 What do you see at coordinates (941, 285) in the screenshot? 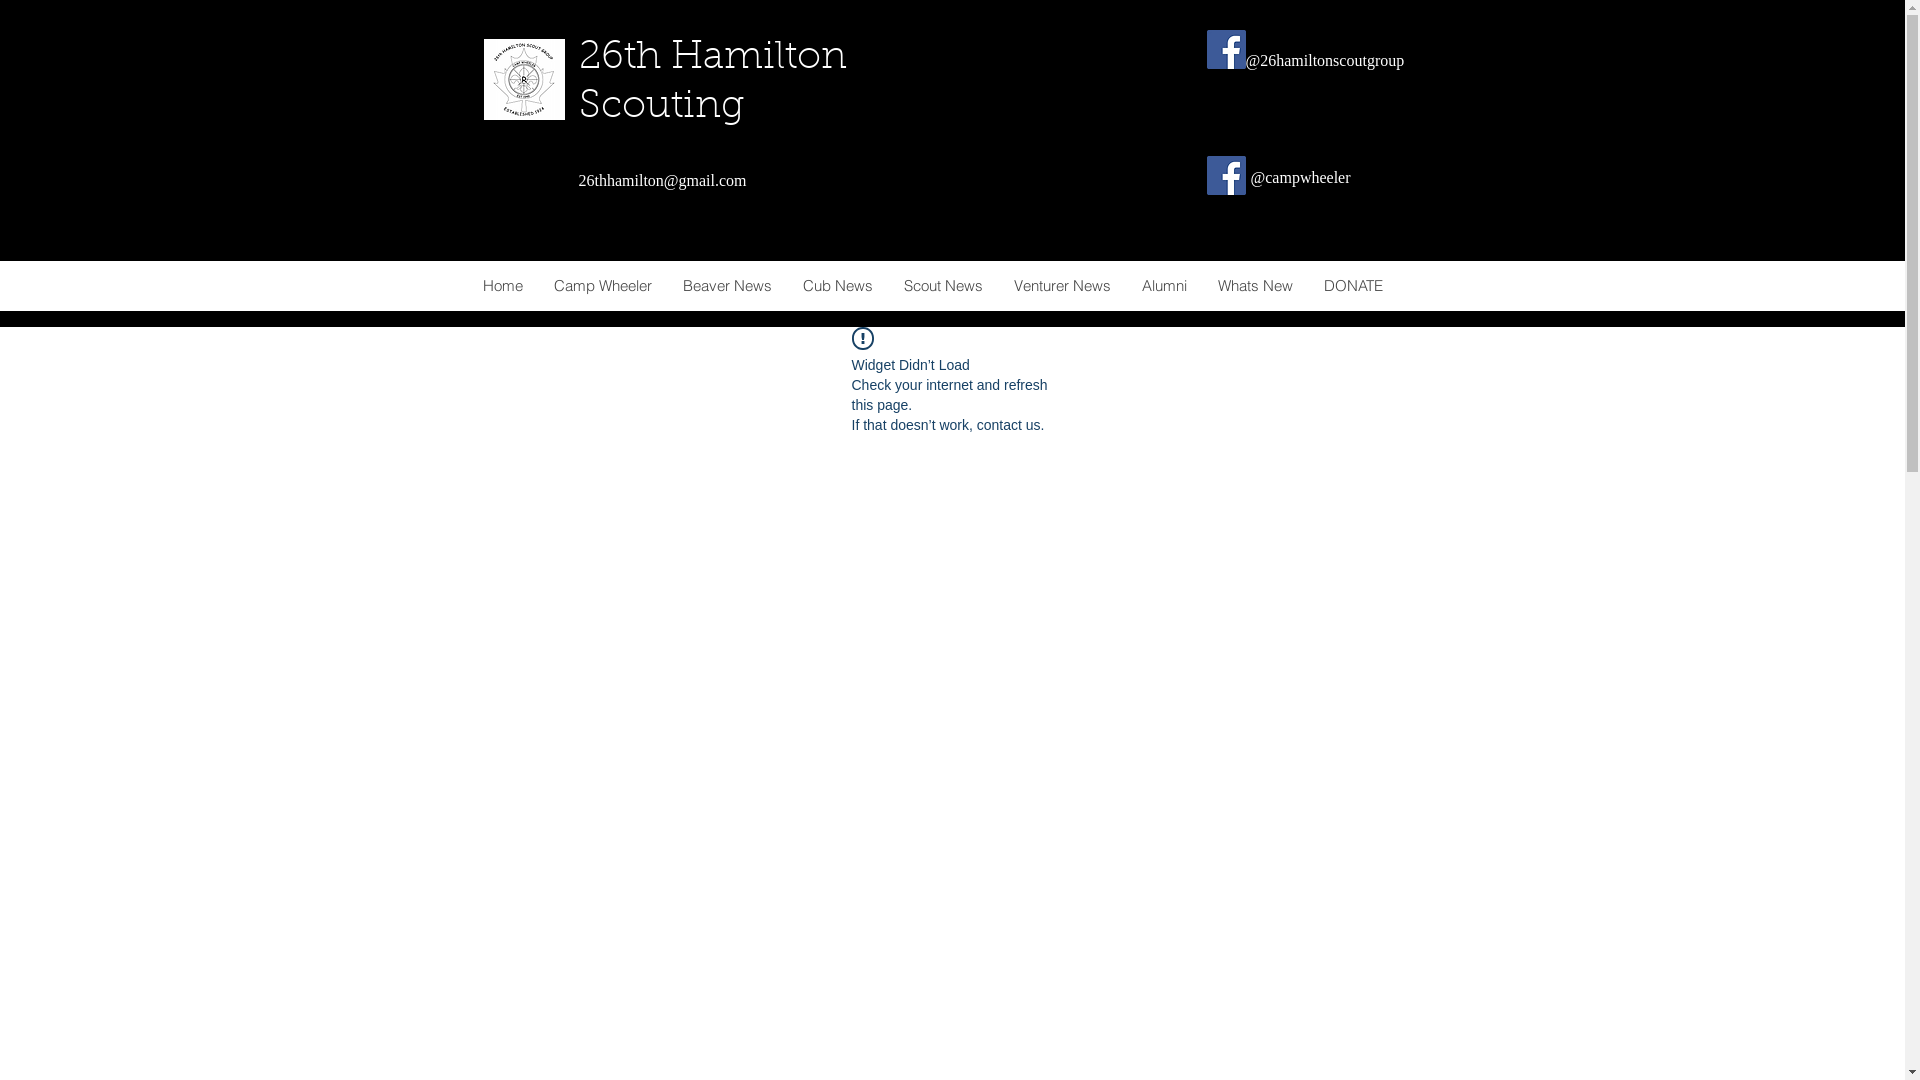
I see `'Scout News'` at bounding box center [941, 285].